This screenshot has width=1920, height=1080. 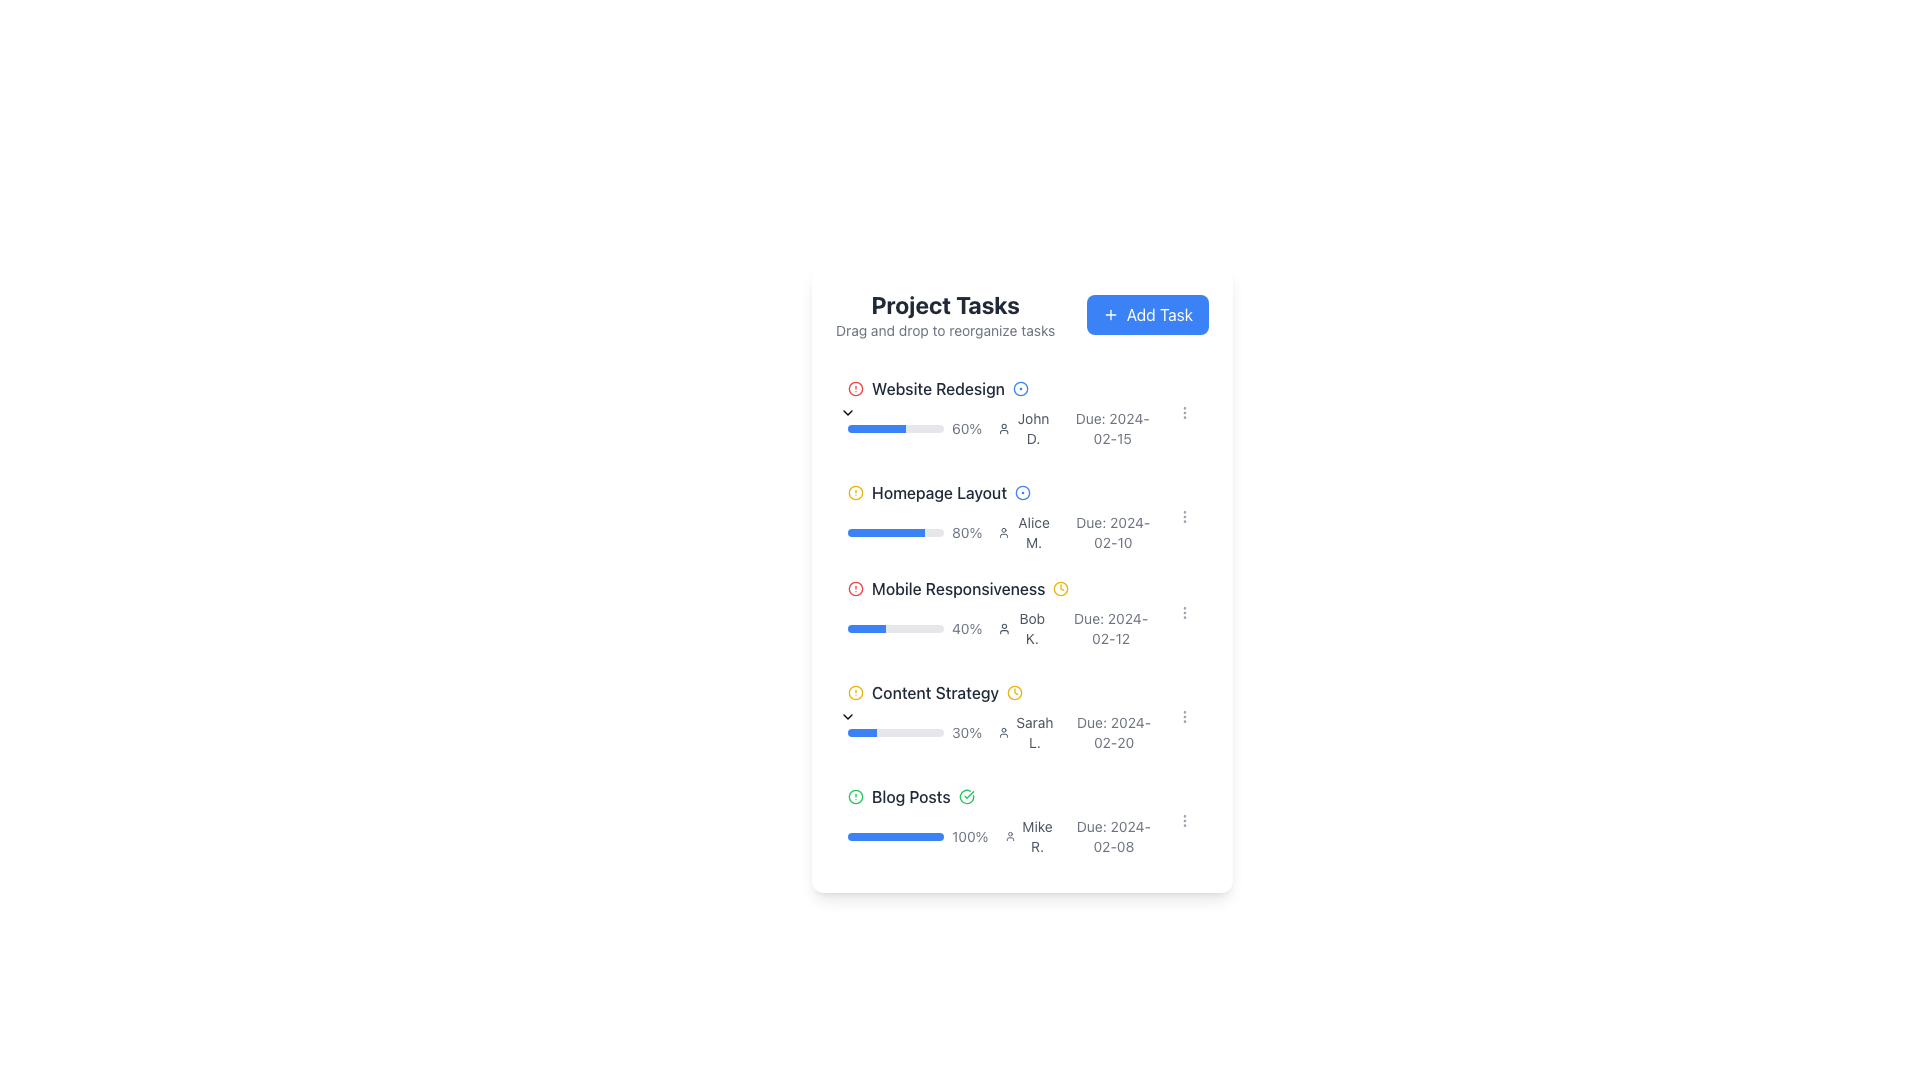 I want to click on the success indicator icon for 'Blog Posts', located towards the right of the row, adjacent to the text 'Blog Posts', so click(x=966, y=796).